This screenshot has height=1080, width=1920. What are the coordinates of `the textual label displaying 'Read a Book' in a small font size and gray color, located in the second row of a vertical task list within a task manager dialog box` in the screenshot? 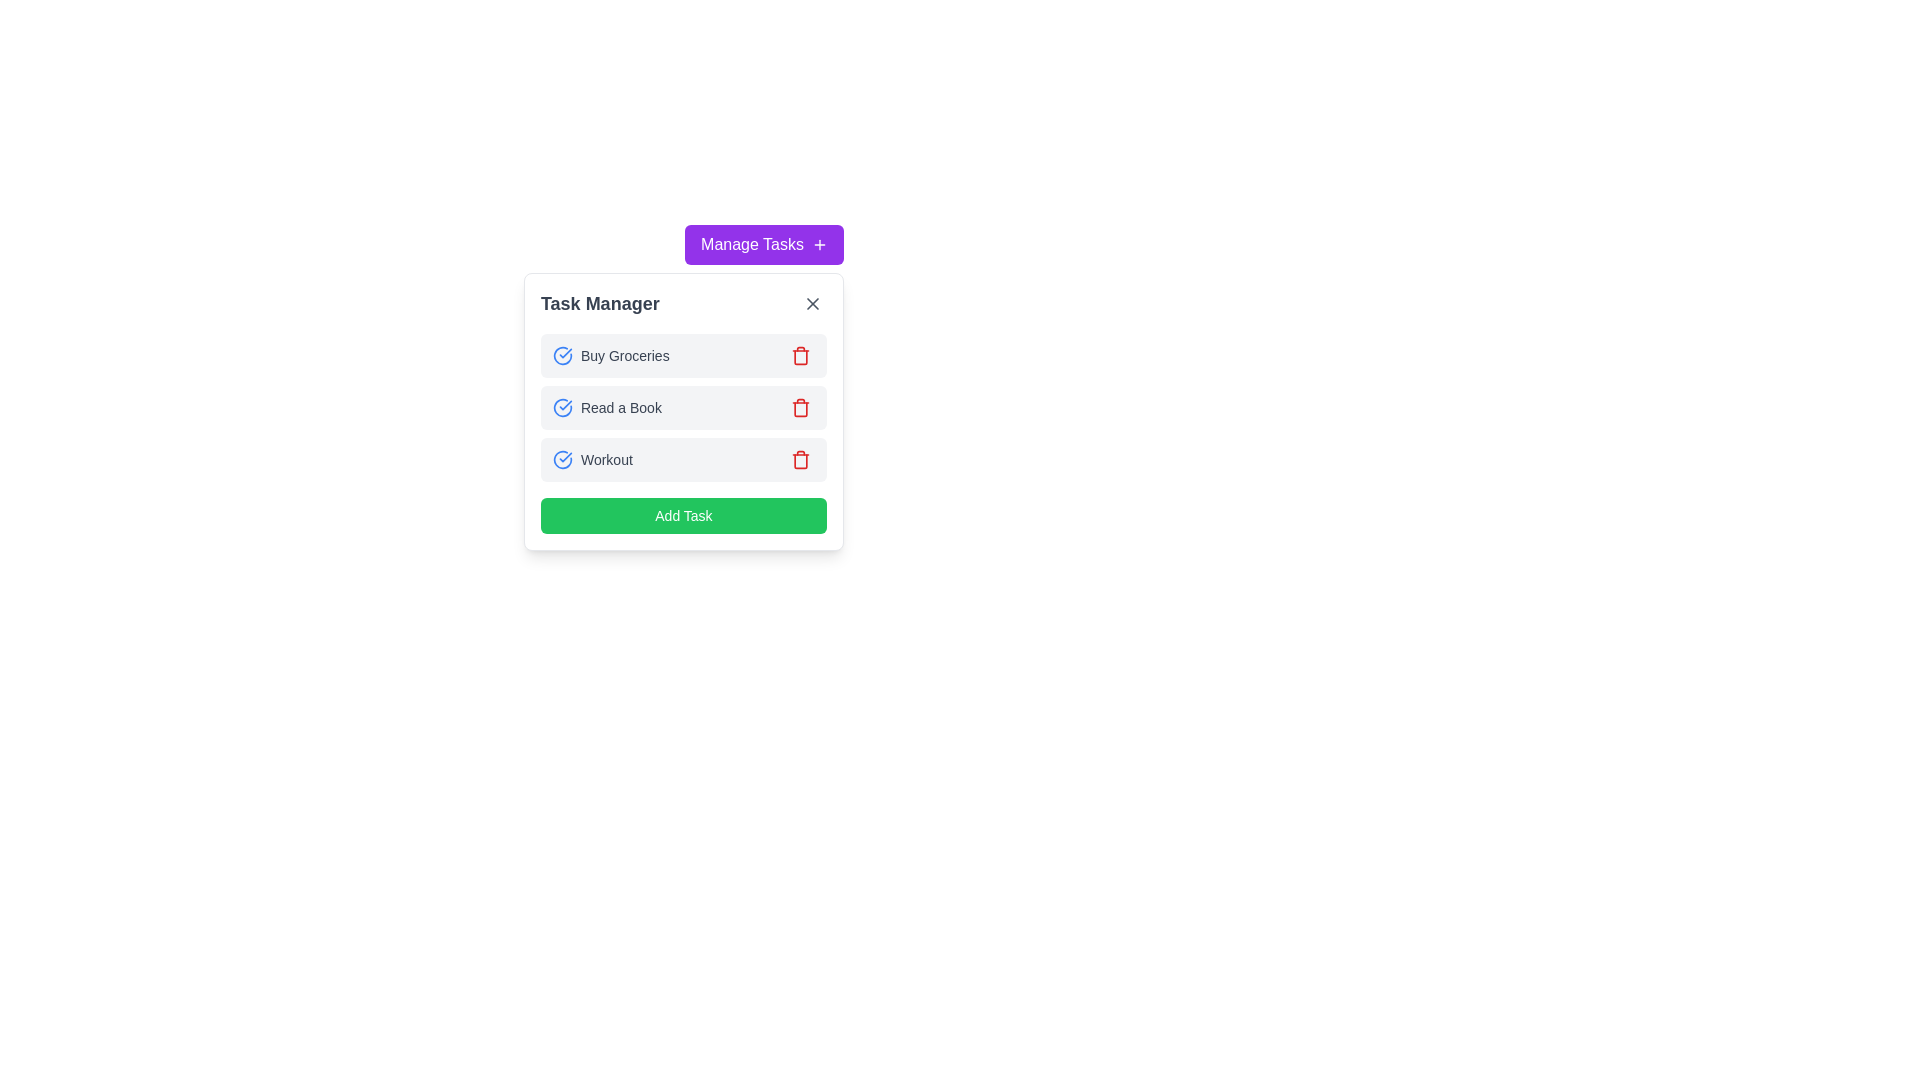 It's located at (606, 407).